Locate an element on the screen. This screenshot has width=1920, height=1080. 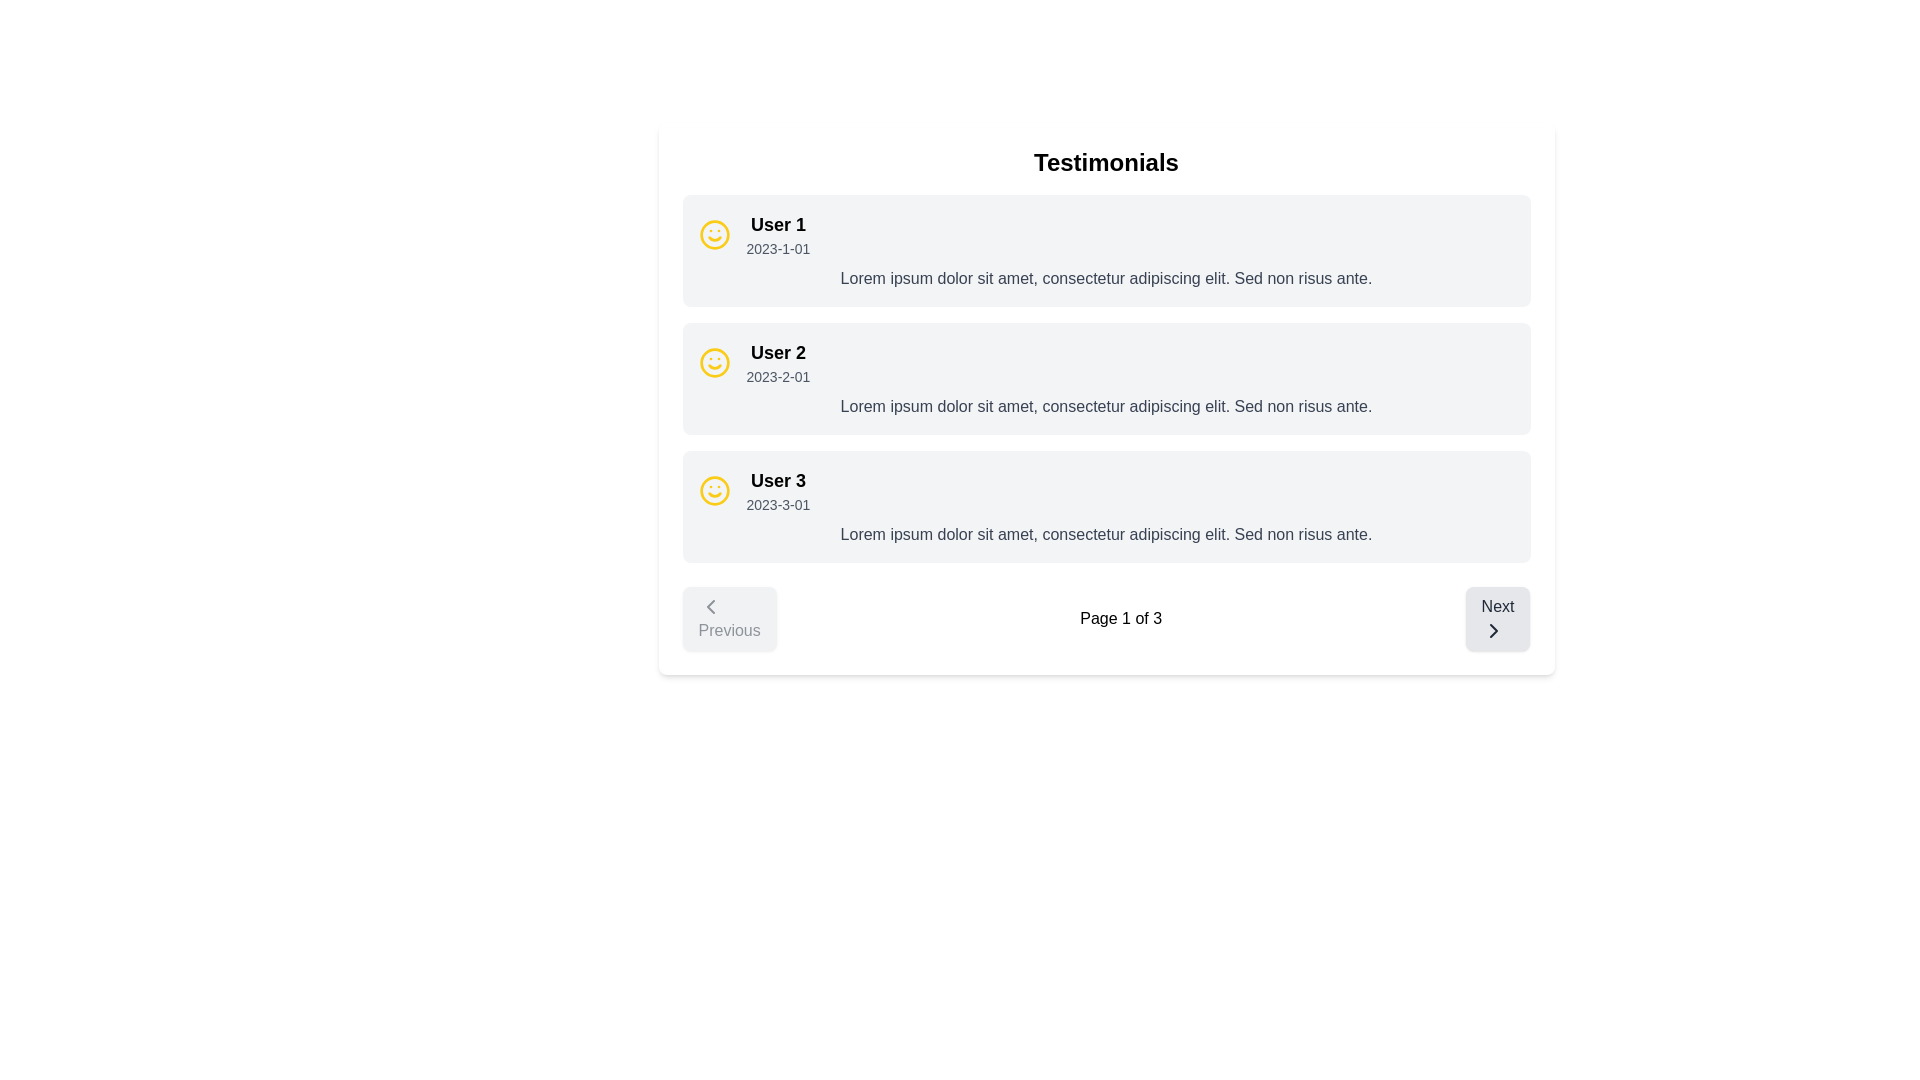
the leftward arrow icon inside the 'Previous' button at the bottom-left corner of the interface is located at coordinates (710, 605).